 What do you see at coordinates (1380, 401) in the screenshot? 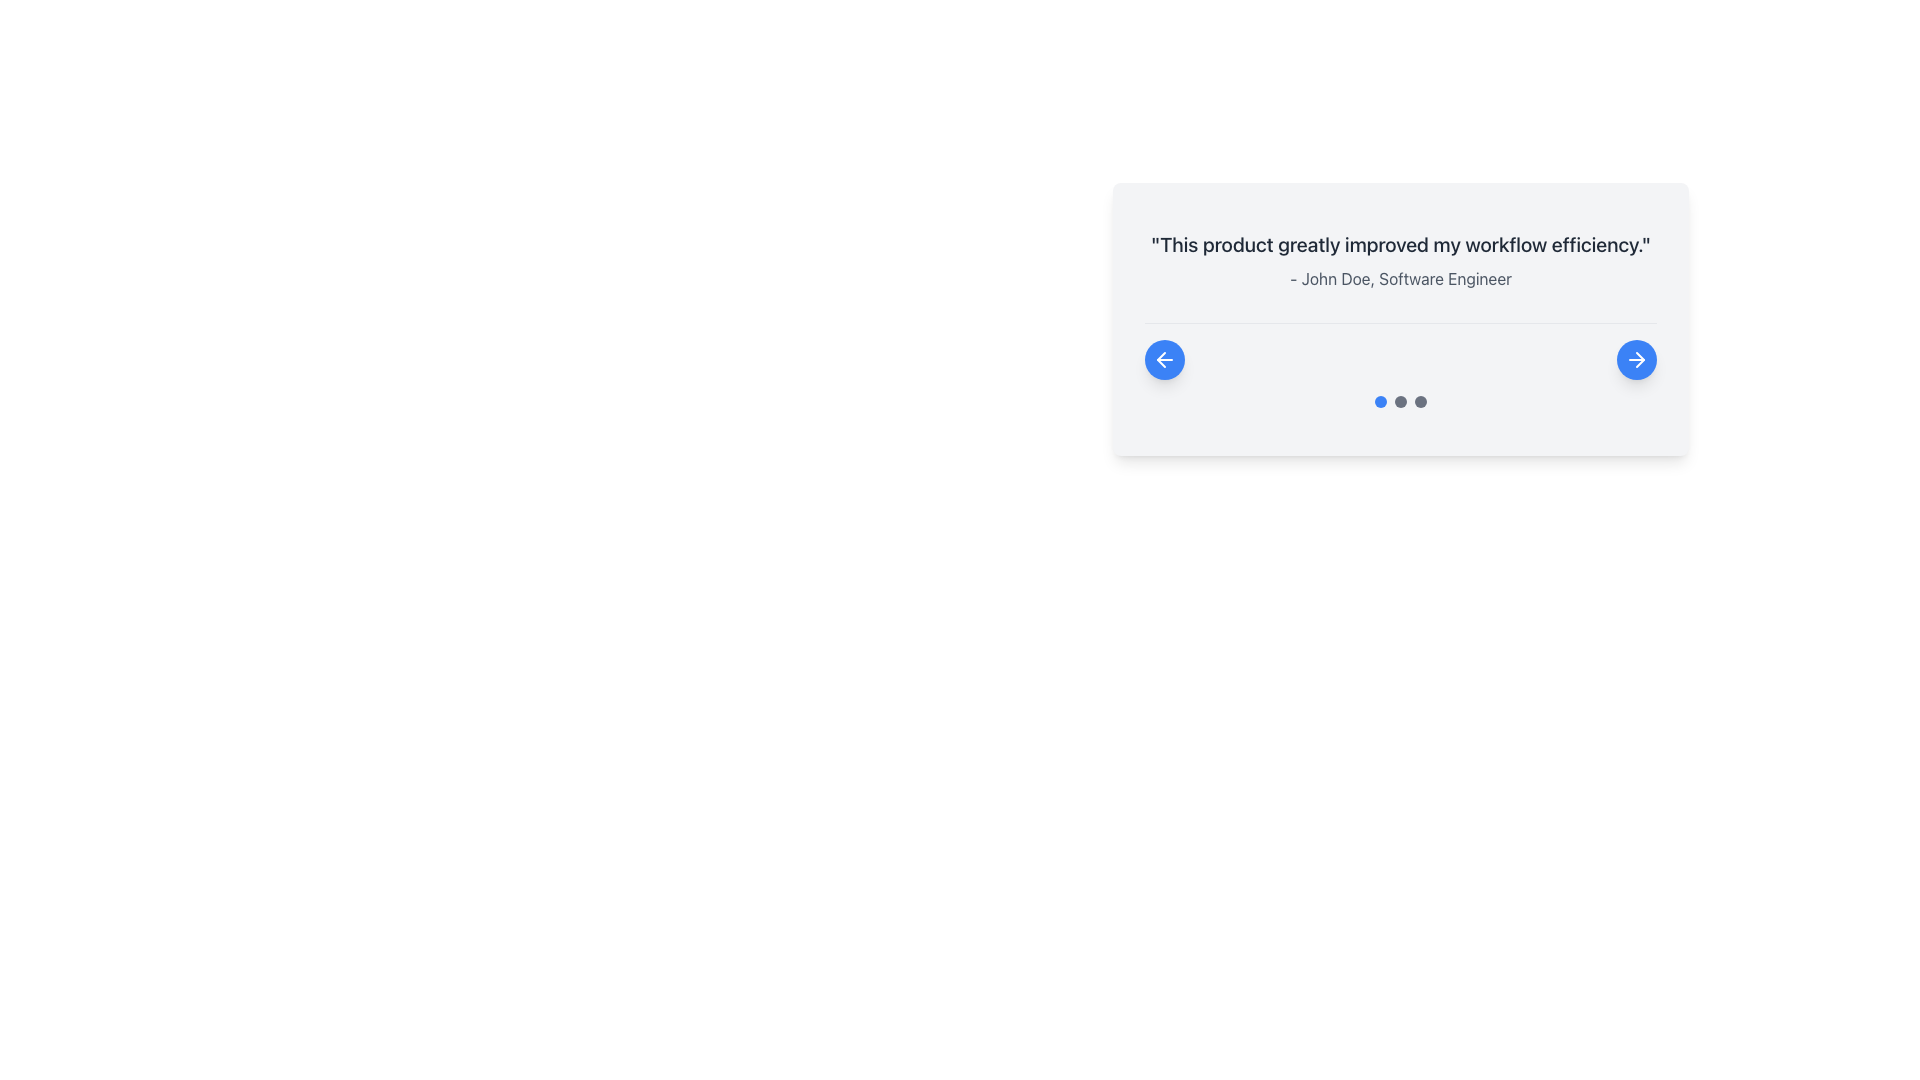
I see `the first blue circular indicator located at the bottom of the testimonial box` at bounding box center [1380, 401].